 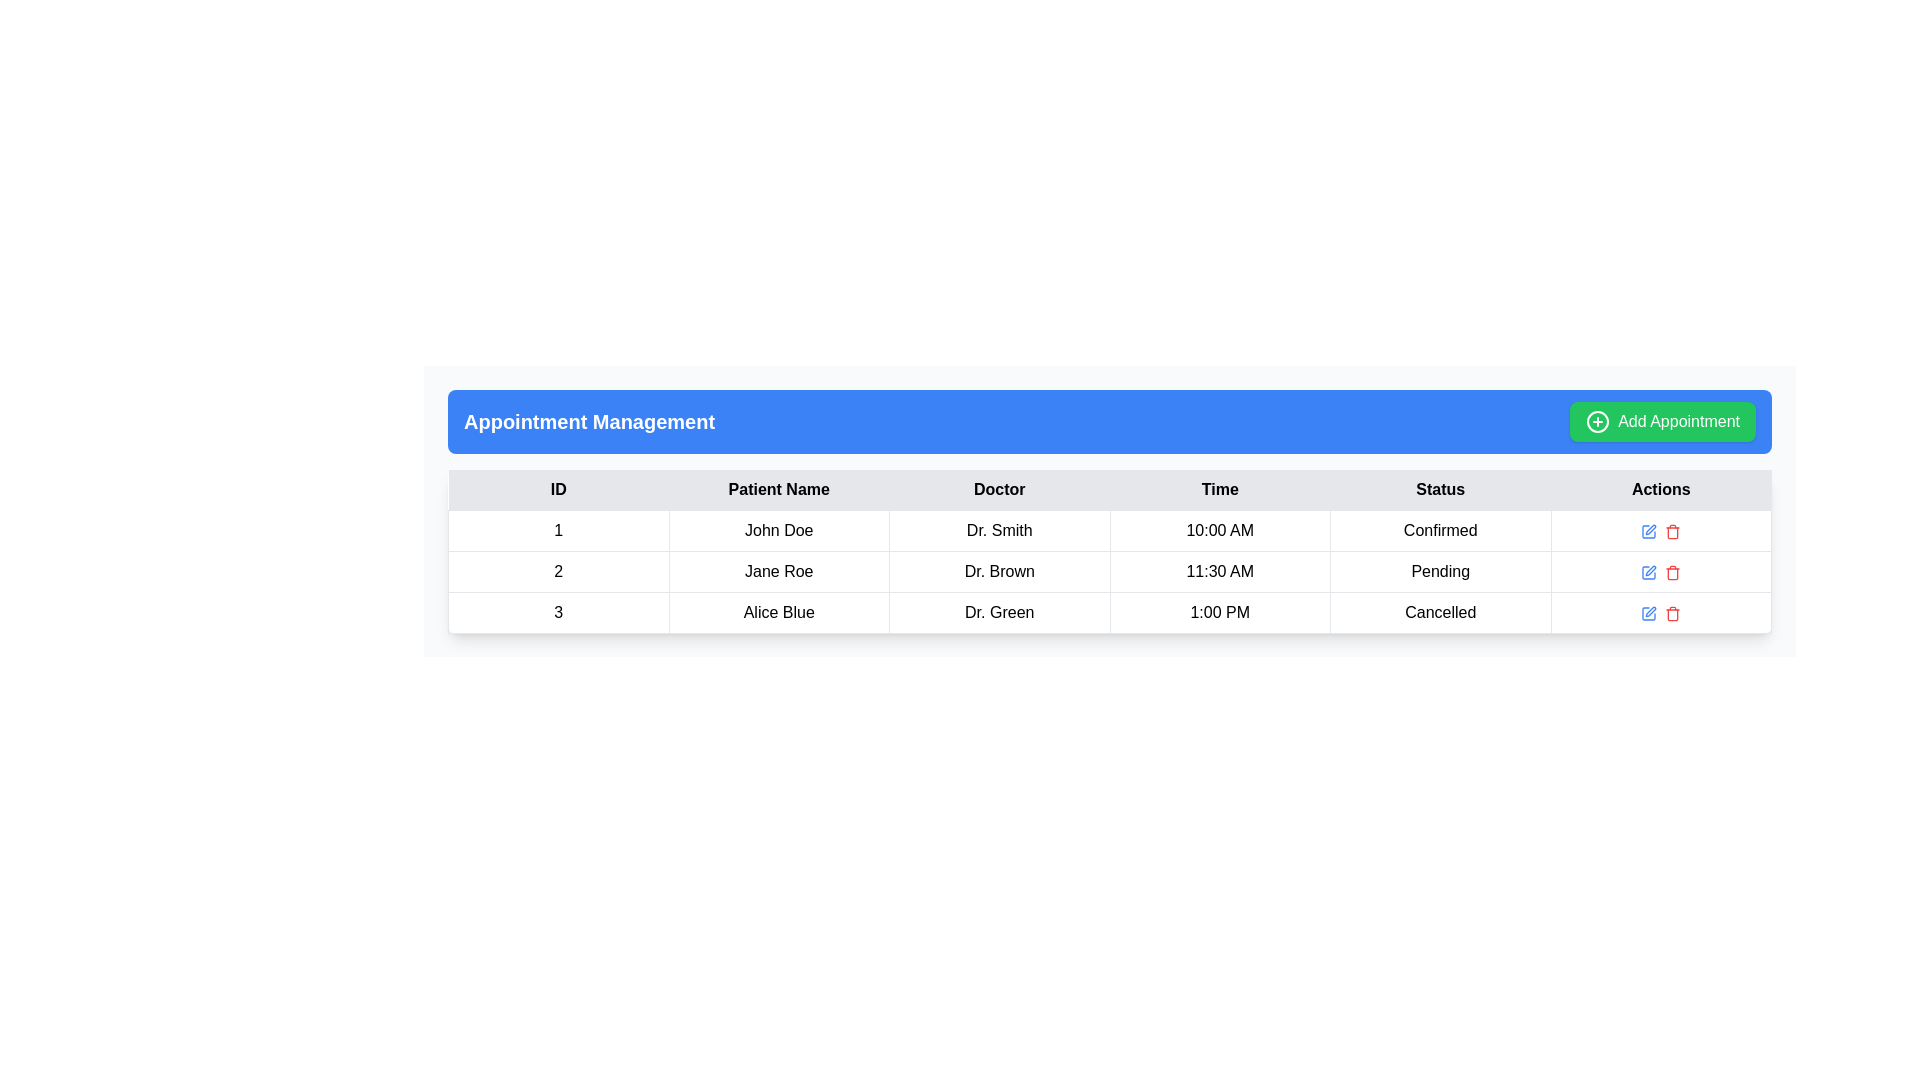 What do you see at coordinates (1651, 528) in the screenshot?
I see `the edit icon in the second row of the 'Actions' column of the table` at bounding box center [1651, 528].